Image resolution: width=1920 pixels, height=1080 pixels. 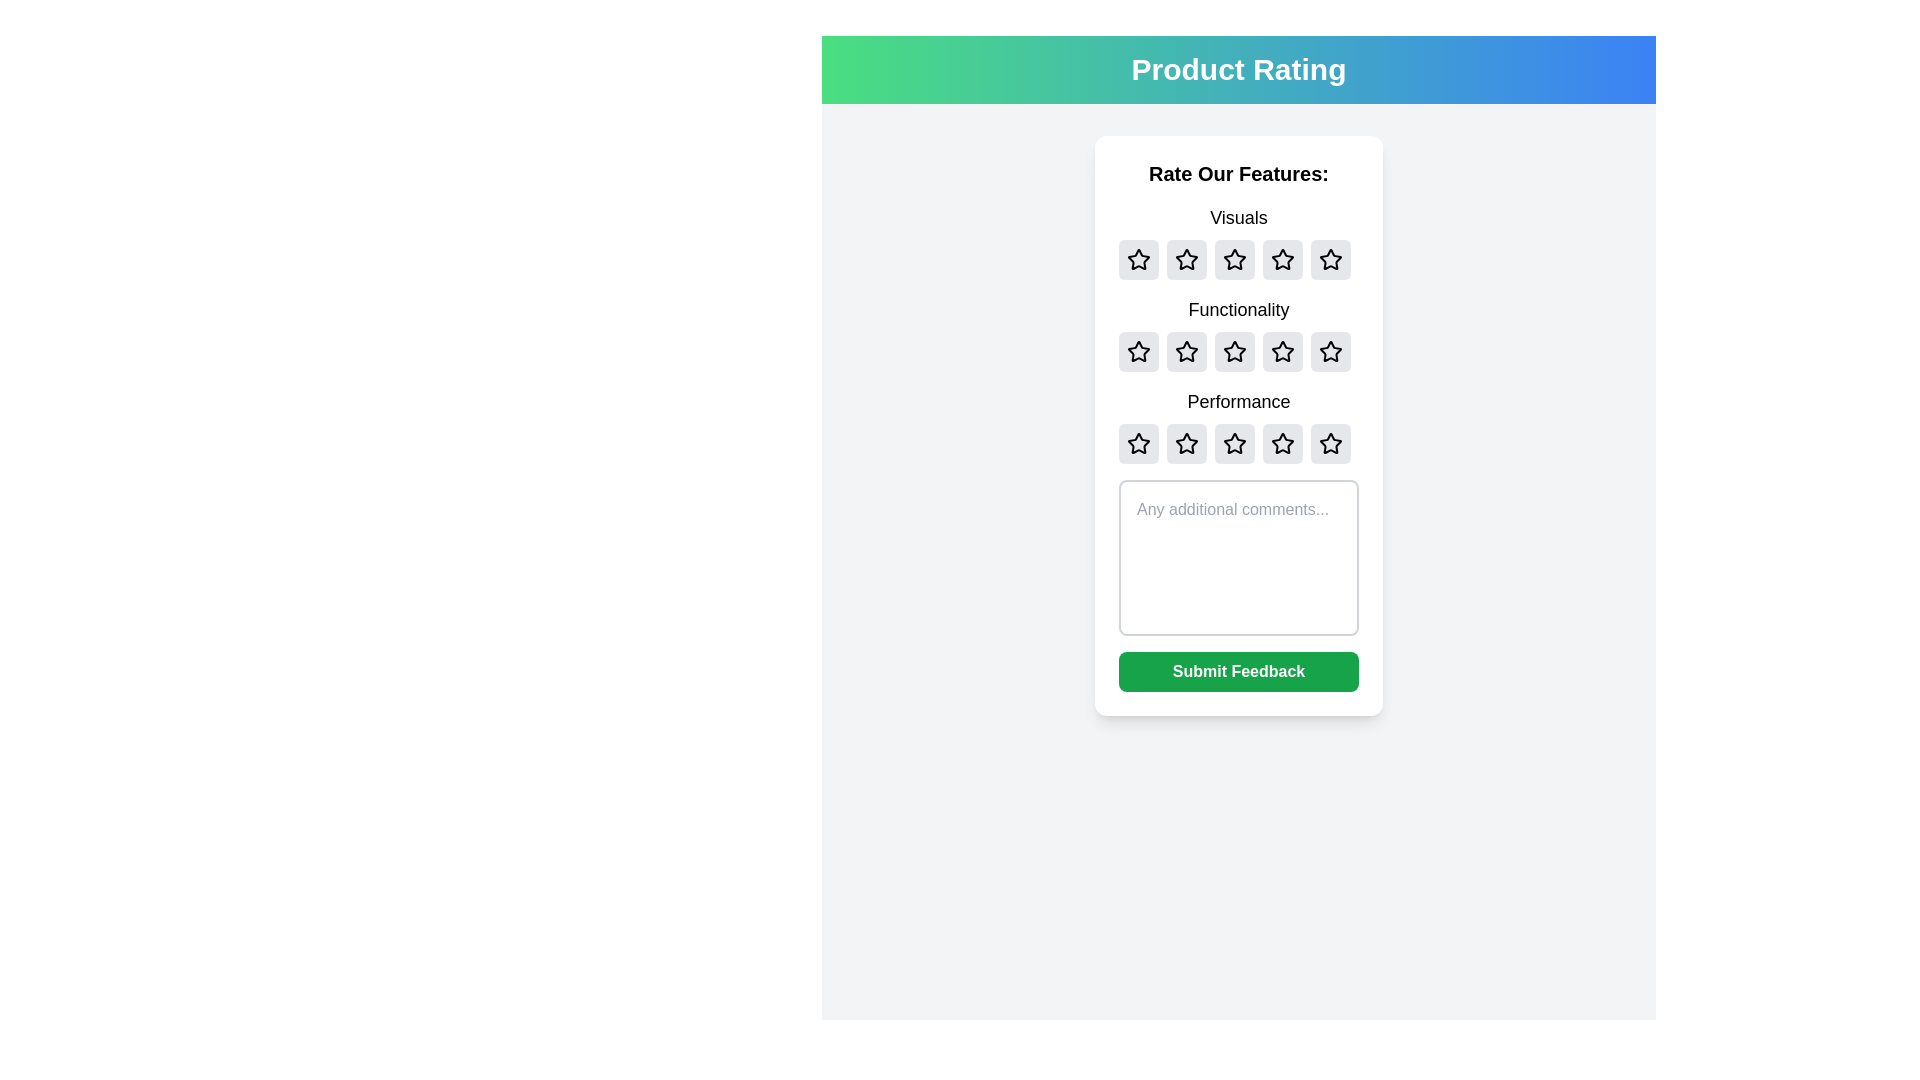 I want to click on the fourth star in the third row of the performance rating system, so click(x=1282, y=442).